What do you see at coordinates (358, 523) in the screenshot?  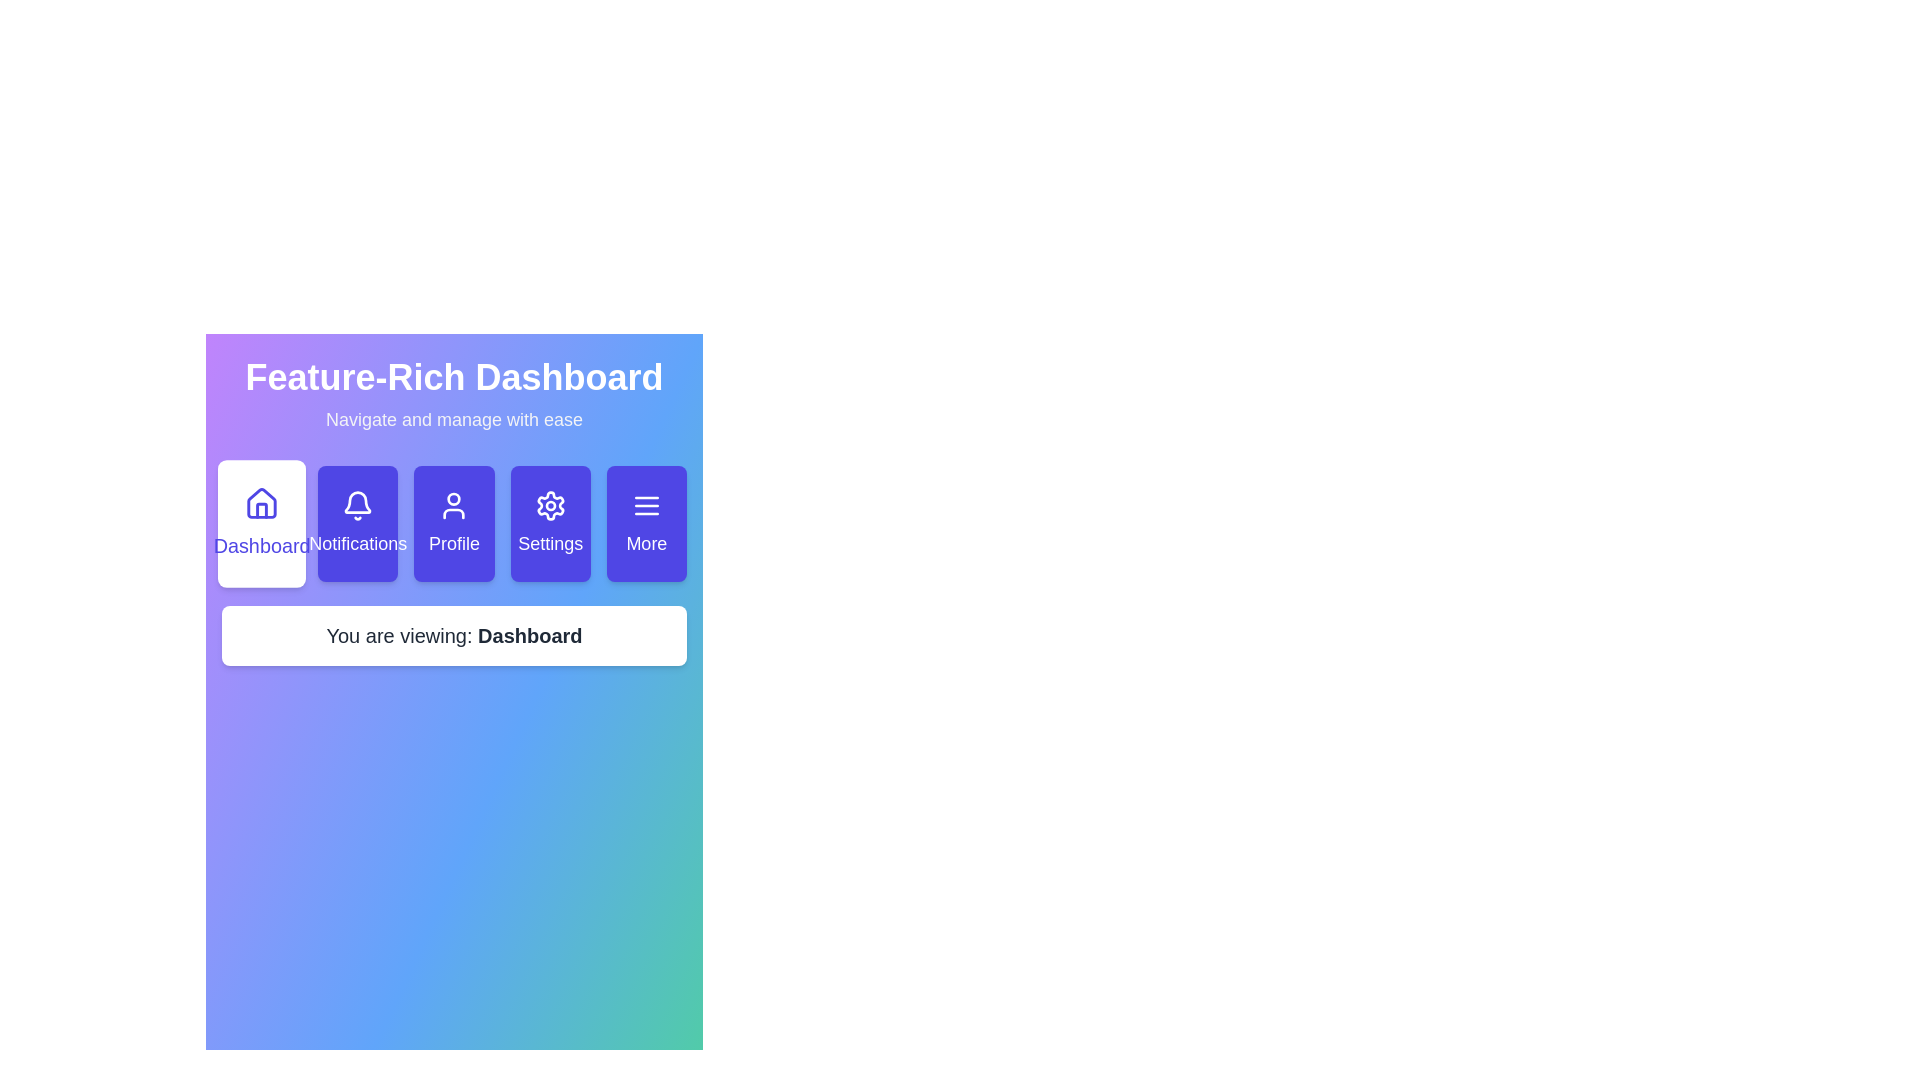 I see `the 'Notifications' button, which is styled as a rounded rectangle with a vibrant indigo background and white text` at bounding box center [358, 523].